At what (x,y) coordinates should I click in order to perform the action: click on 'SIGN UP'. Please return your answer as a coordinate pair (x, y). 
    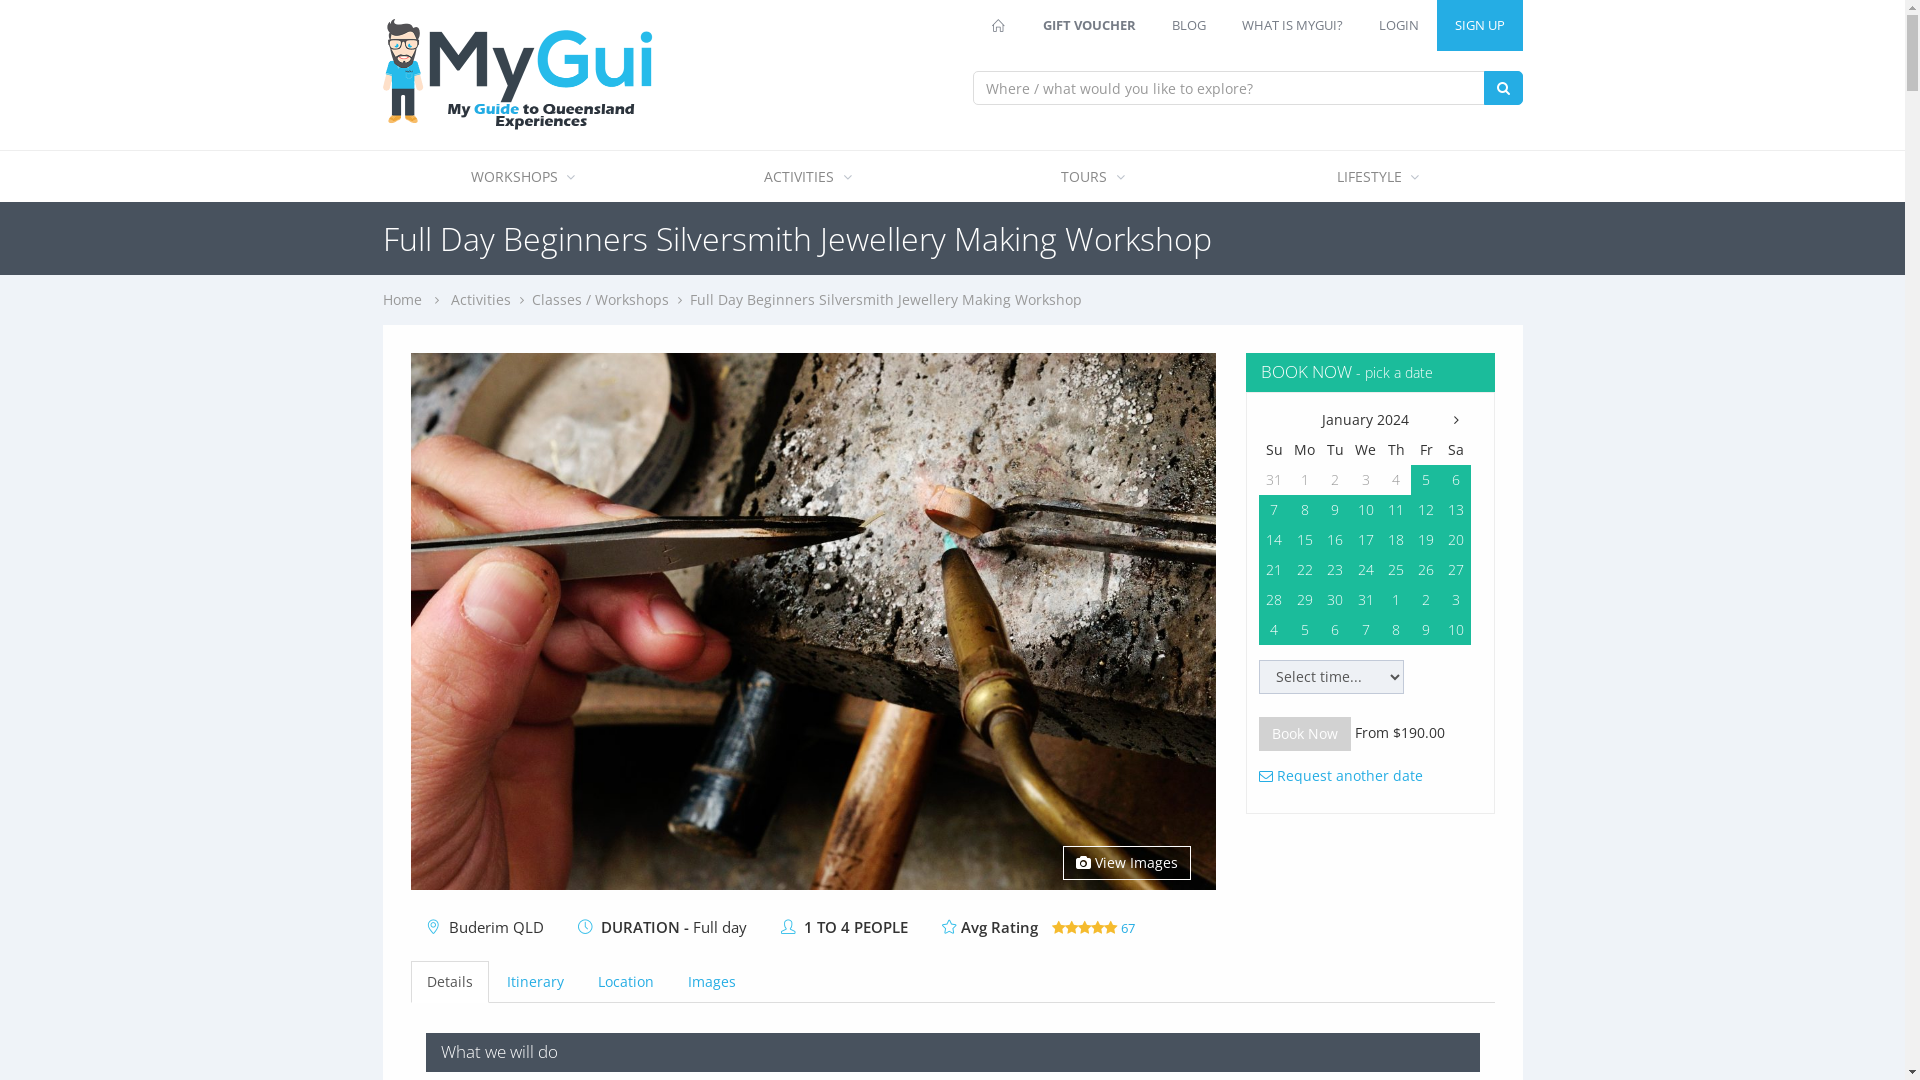
    Looking at the image, I should click on (1478, 25).